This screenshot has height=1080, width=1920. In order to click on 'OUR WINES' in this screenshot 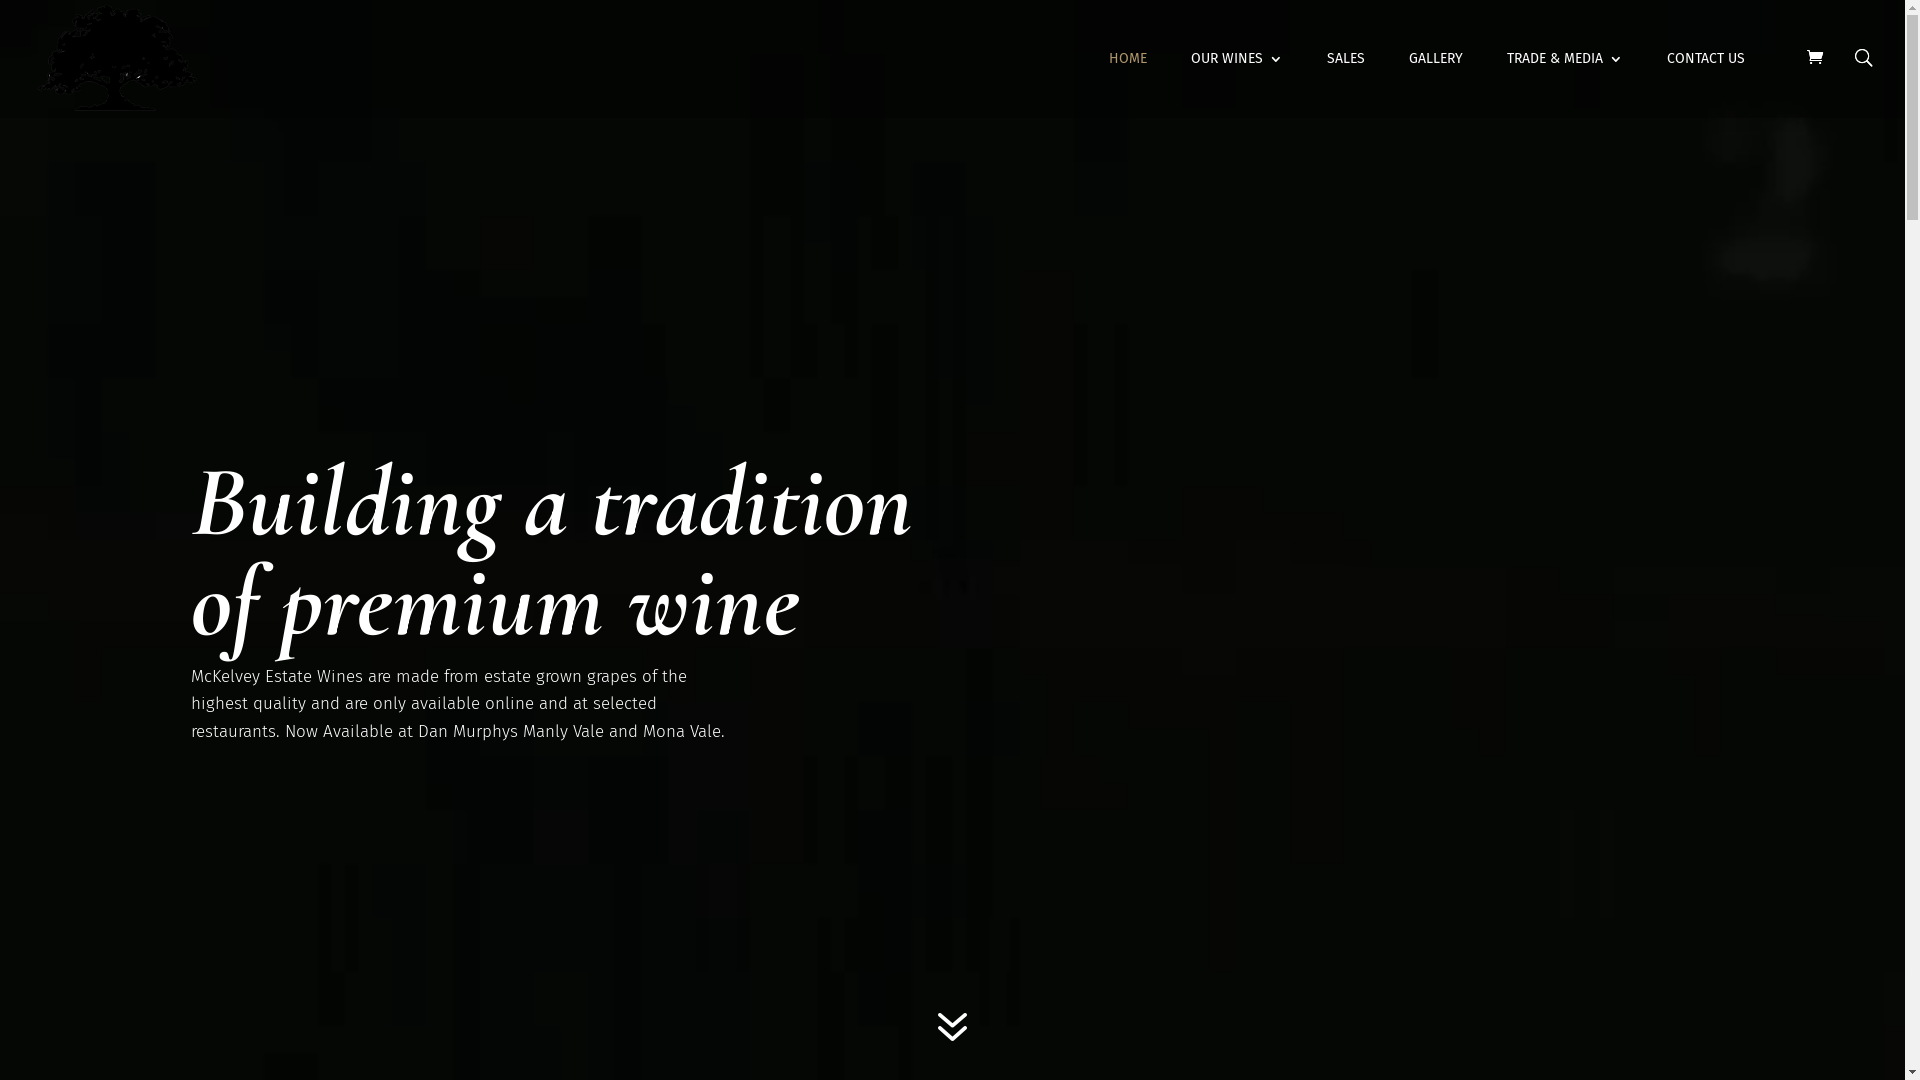, I will do `click(1236, 83)`.